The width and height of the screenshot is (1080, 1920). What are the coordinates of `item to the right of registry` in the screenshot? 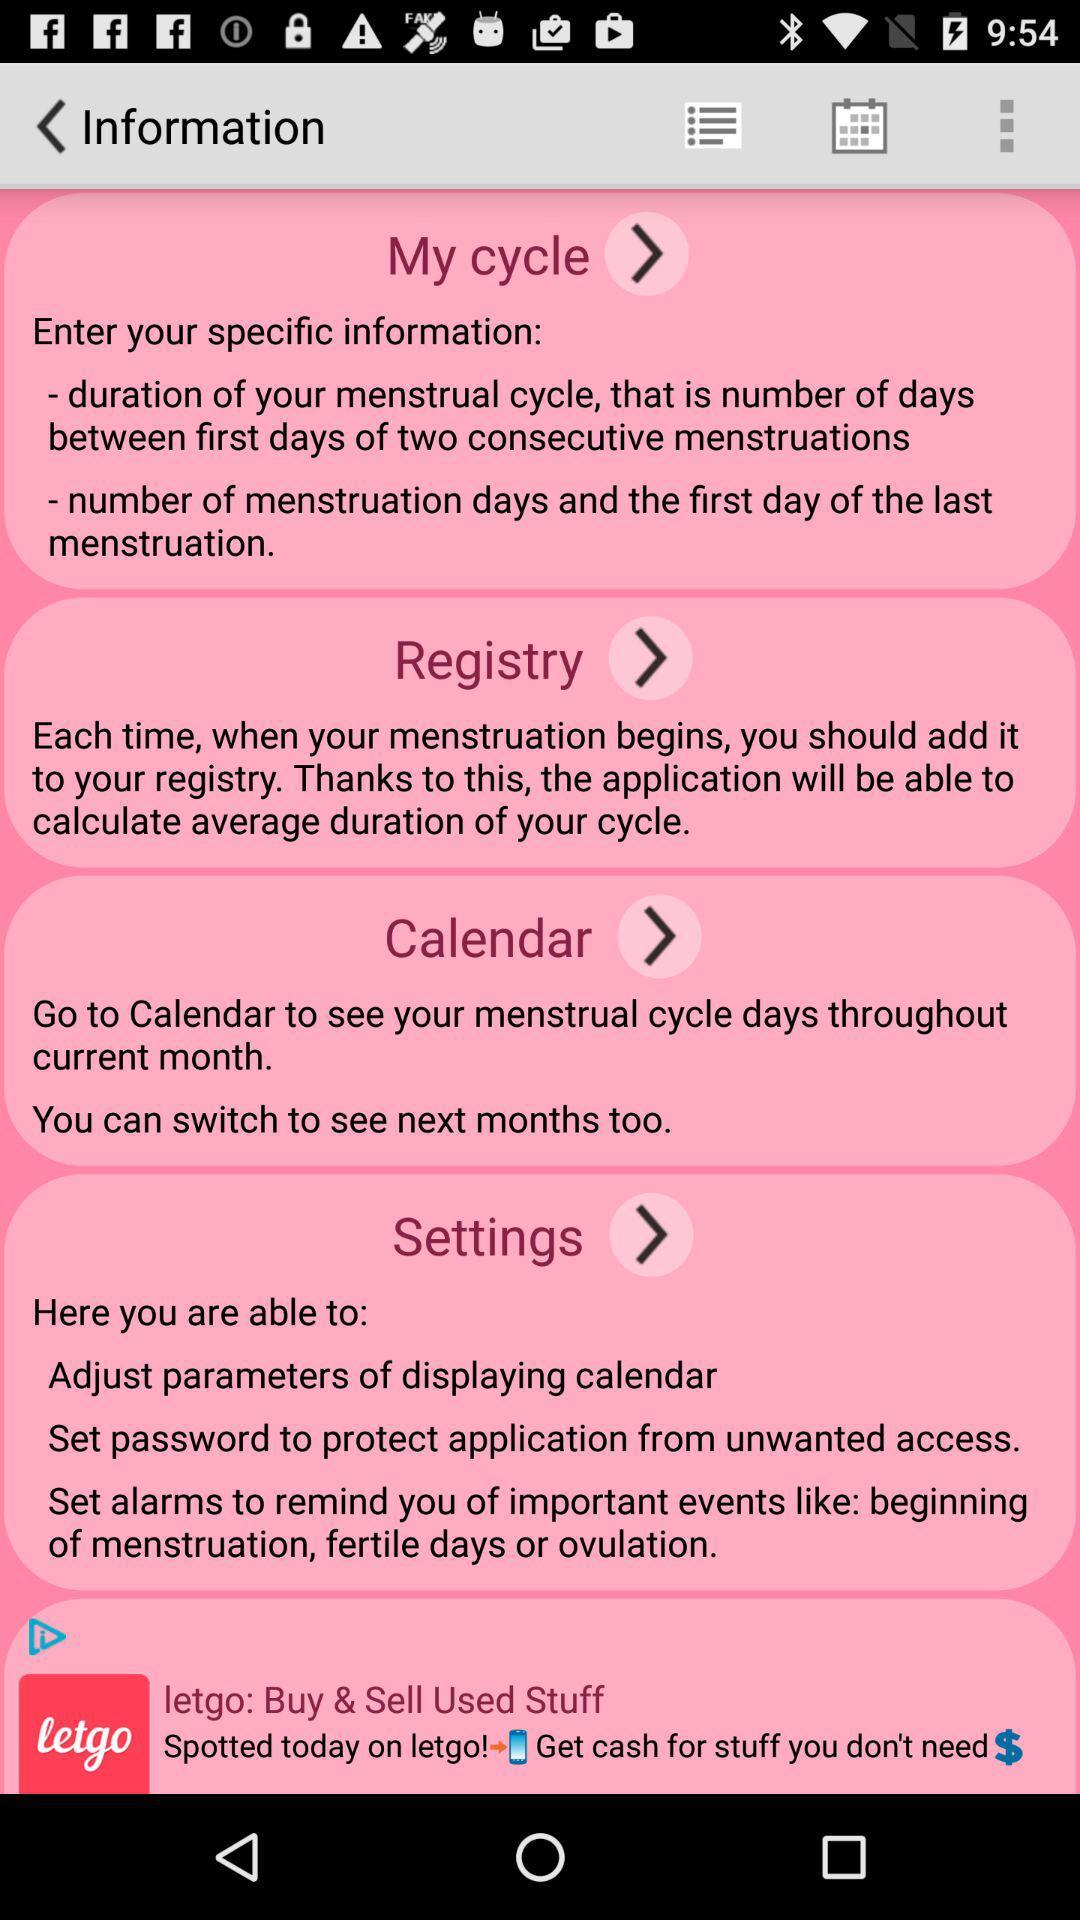 It's located at (650, 658).